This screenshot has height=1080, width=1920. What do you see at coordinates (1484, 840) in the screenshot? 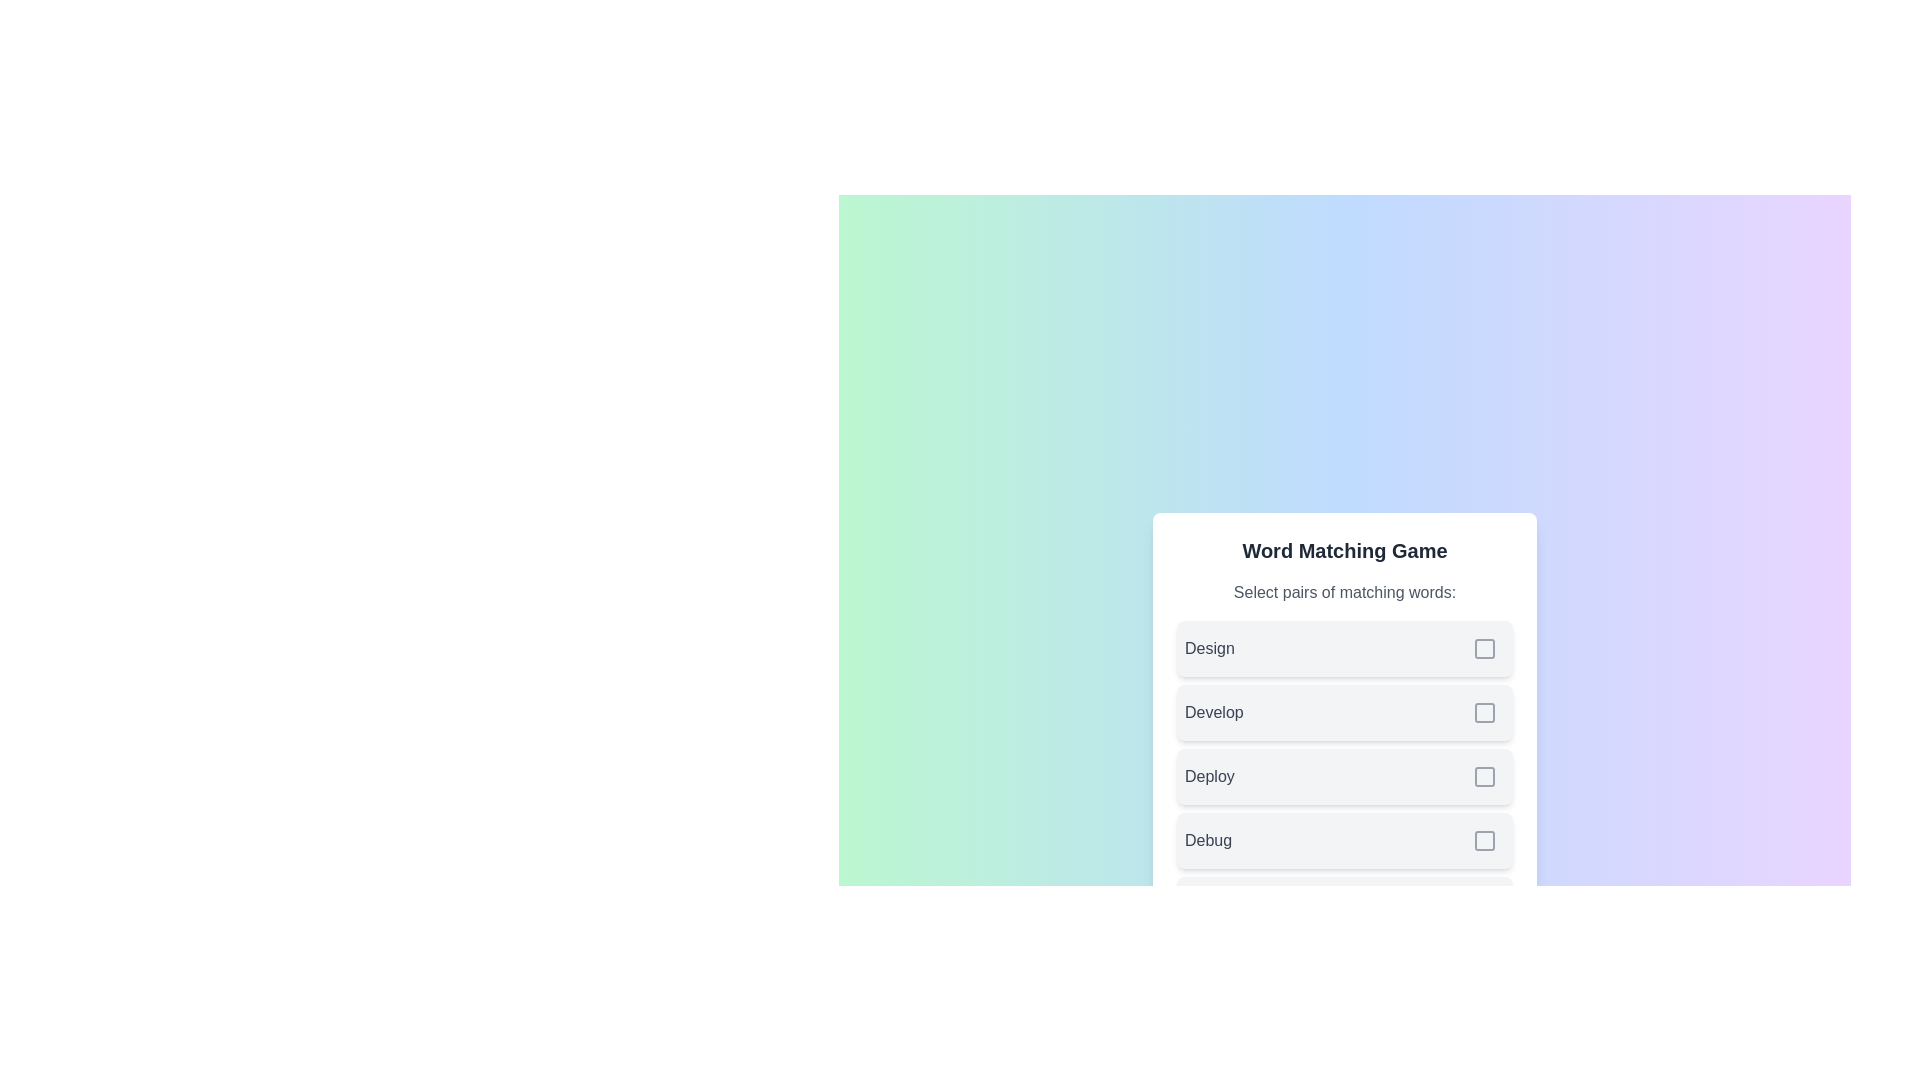
I see `the checkbox corresponding to the word Debug` at bounding box center [1484, 840].